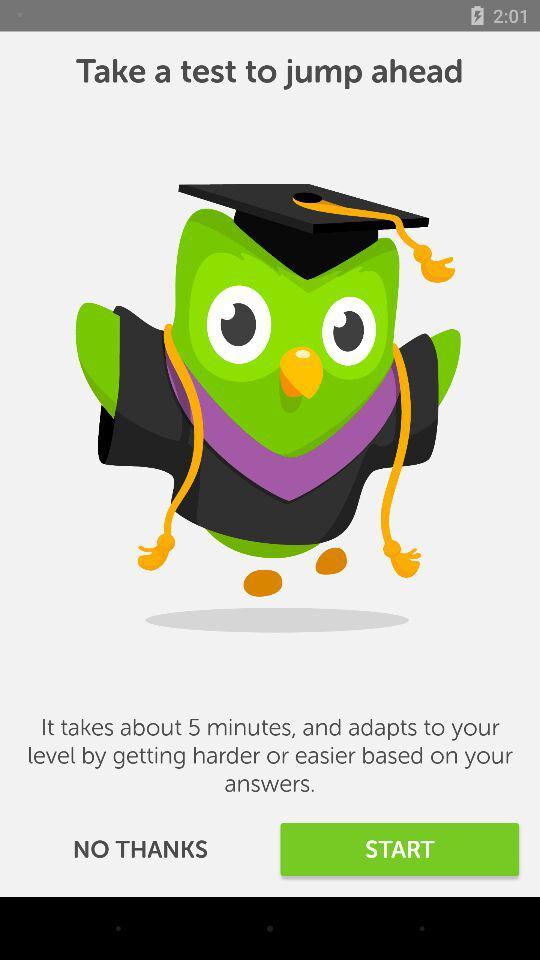 The height and width of the screenshot is (960, 540). Describe the element at coordinates (139, 848) in the screenshot. I see `item below the it takes about item` at that location.